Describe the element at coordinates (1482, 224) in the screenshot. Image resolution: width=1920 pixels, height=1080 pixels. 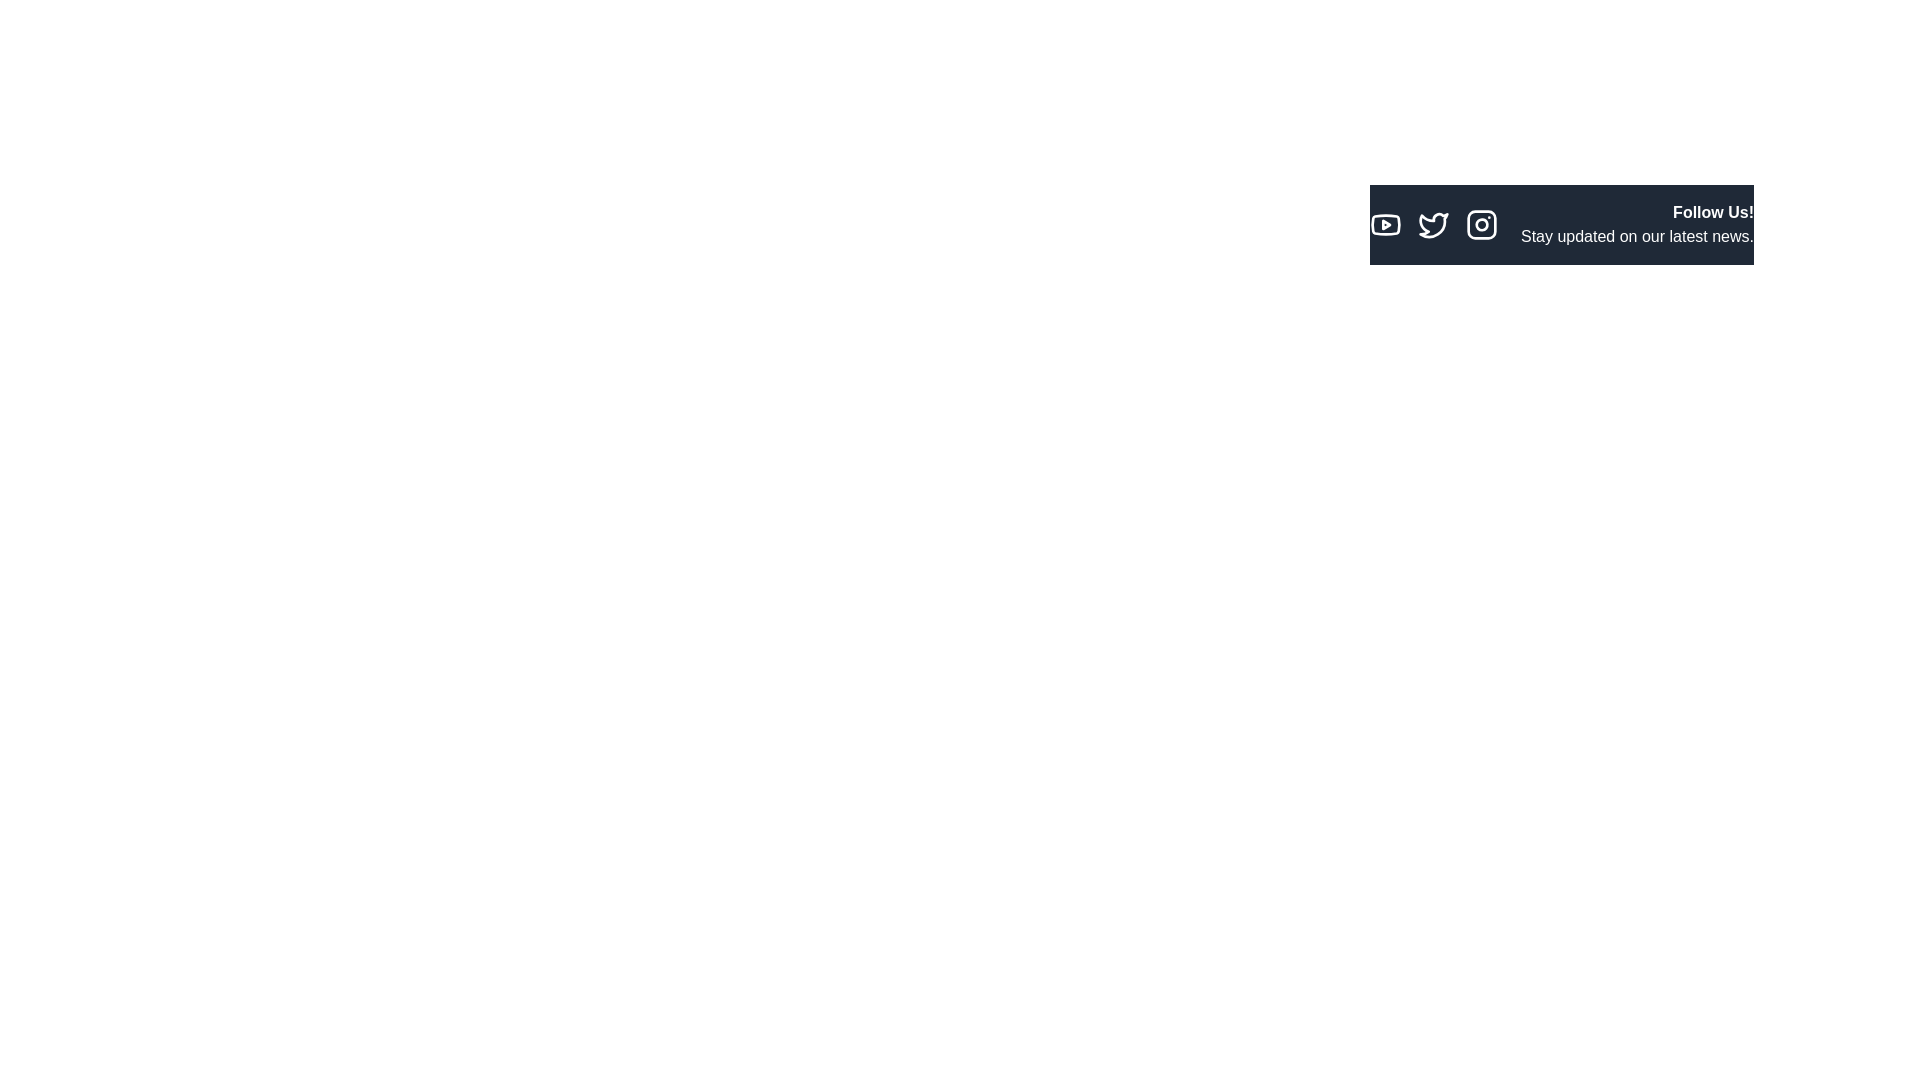
I see `the circular Instagram icon with a square outline, the fourth in a row of social media icons` at that location.